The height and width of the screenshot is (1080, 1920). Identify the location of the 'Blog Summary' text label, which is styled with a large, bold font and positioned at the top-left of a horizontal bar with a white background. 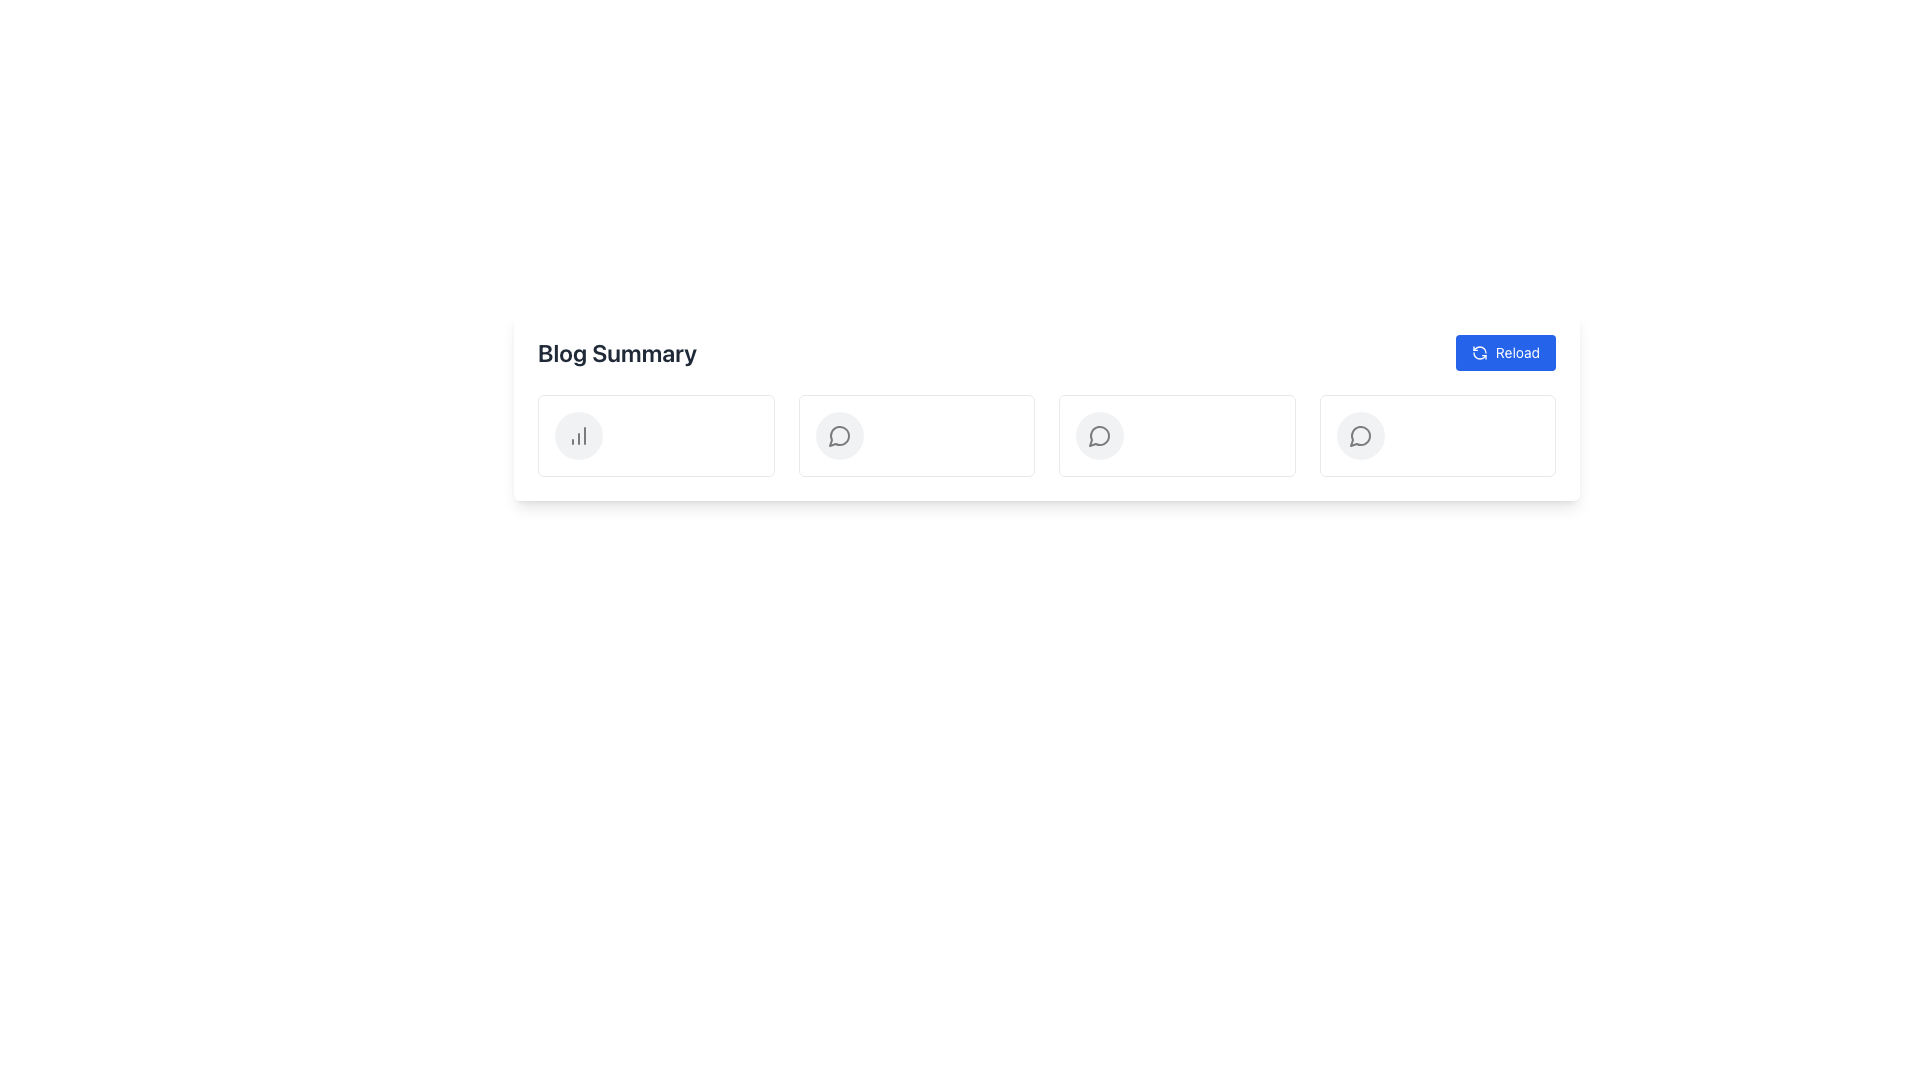
(616, 352).